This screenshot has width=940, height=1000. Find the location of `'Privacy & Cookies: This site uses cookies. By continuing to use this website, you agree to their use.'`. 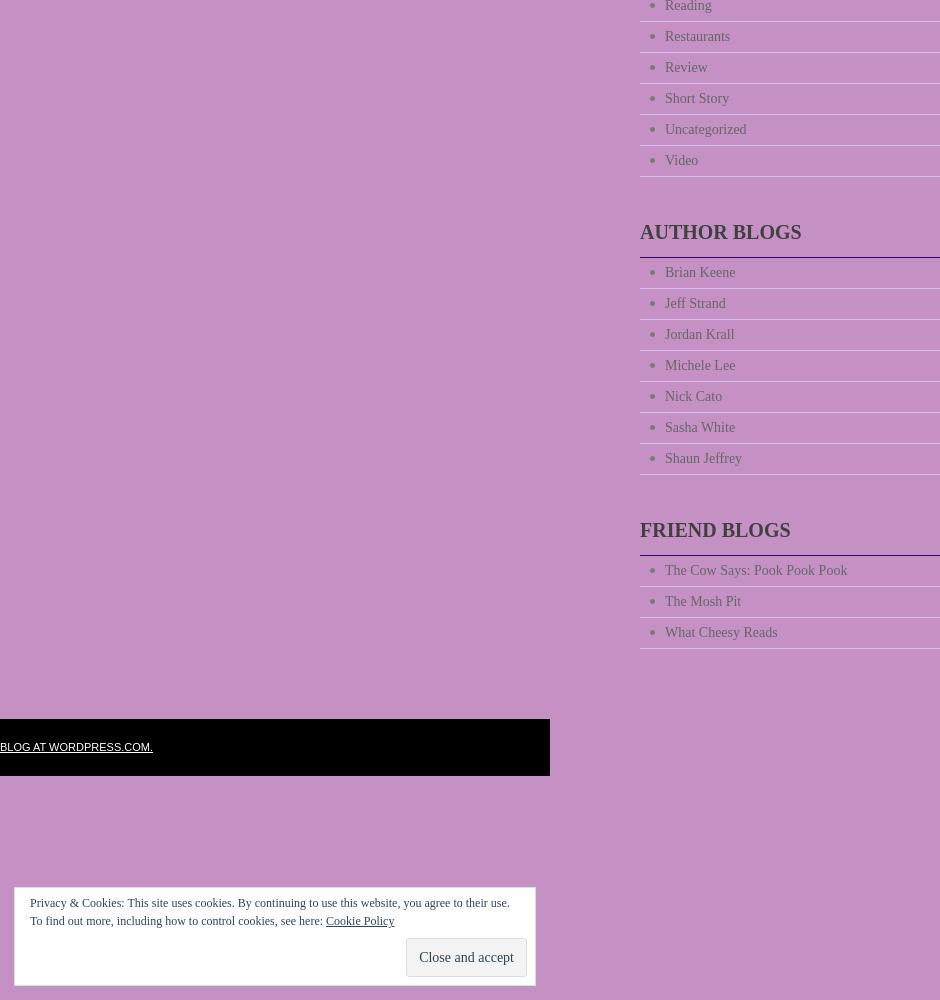

'Privacy & Cookies: This site uses cookies. By continuing to use this website, you agree to their use.' is located at coordinates (269, 903).